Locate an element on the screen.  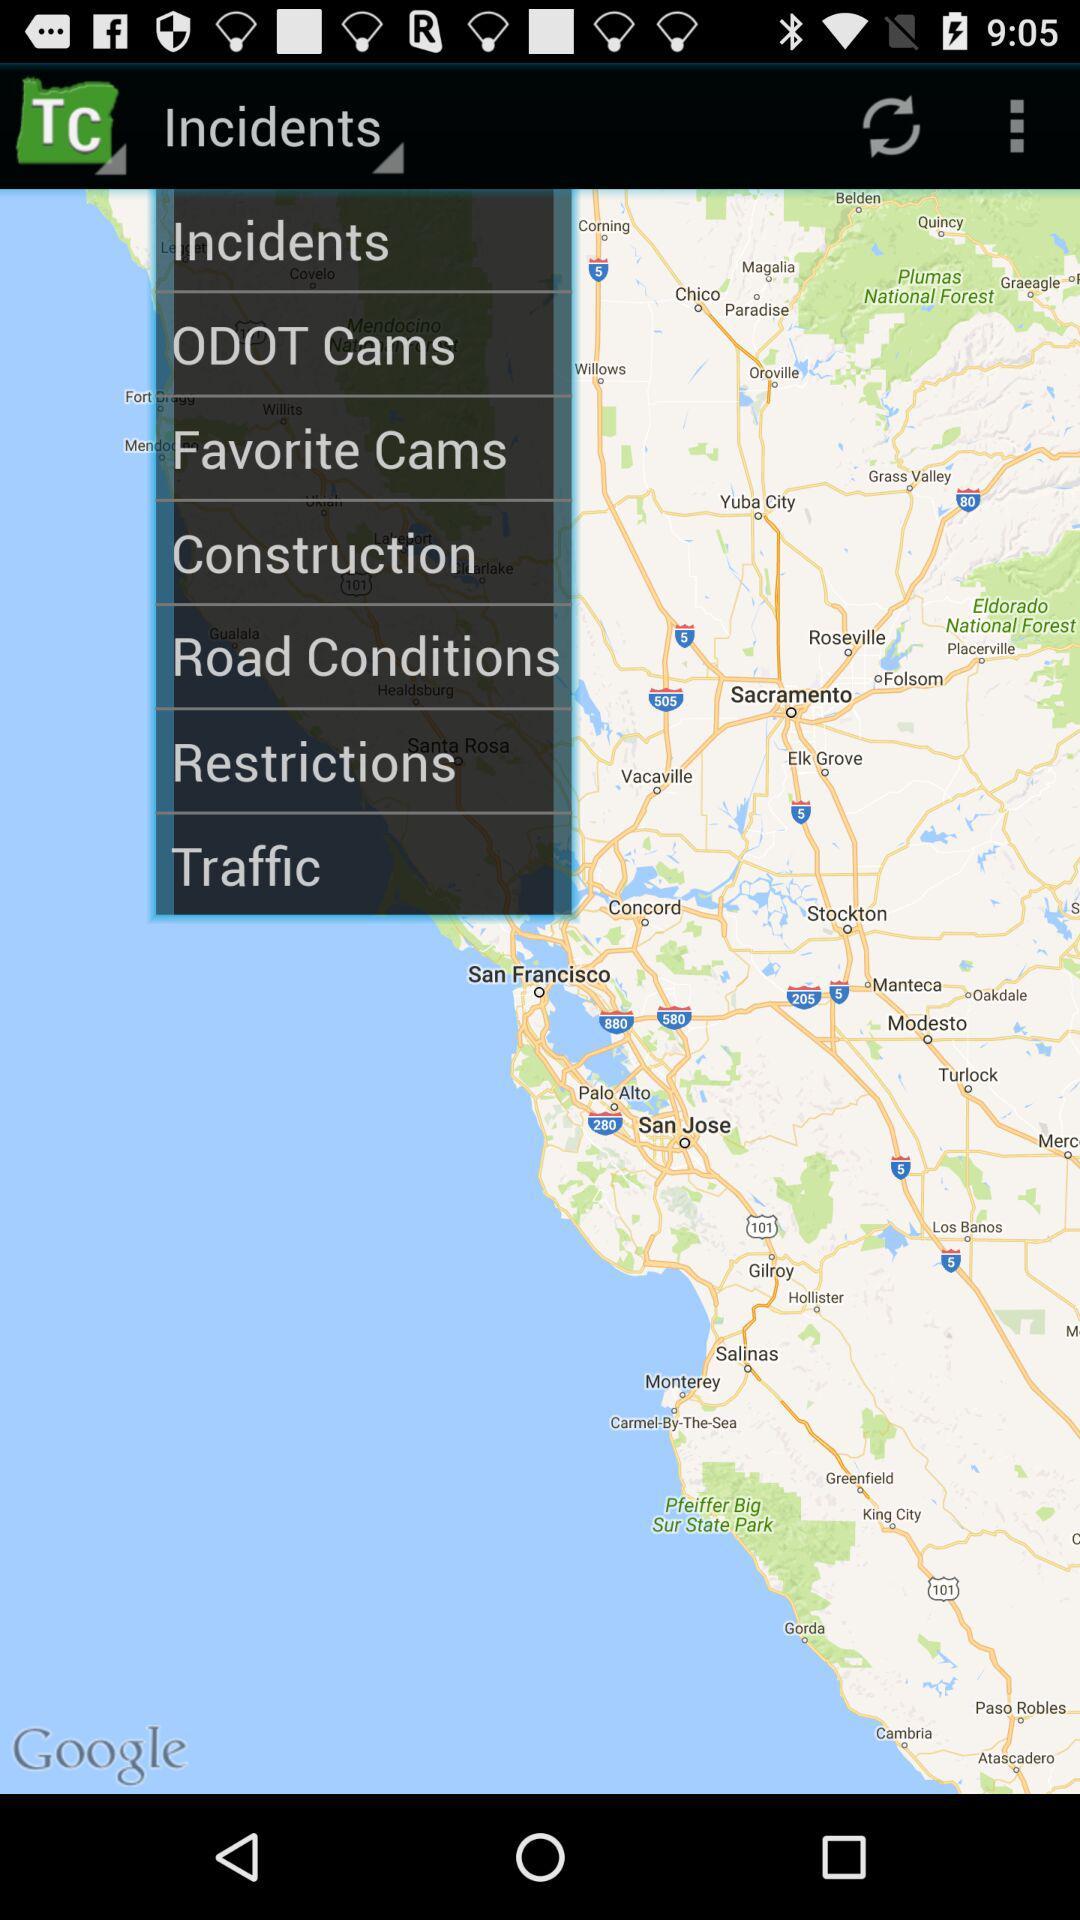
the restrictions icon is located at coordinates (363, 759).